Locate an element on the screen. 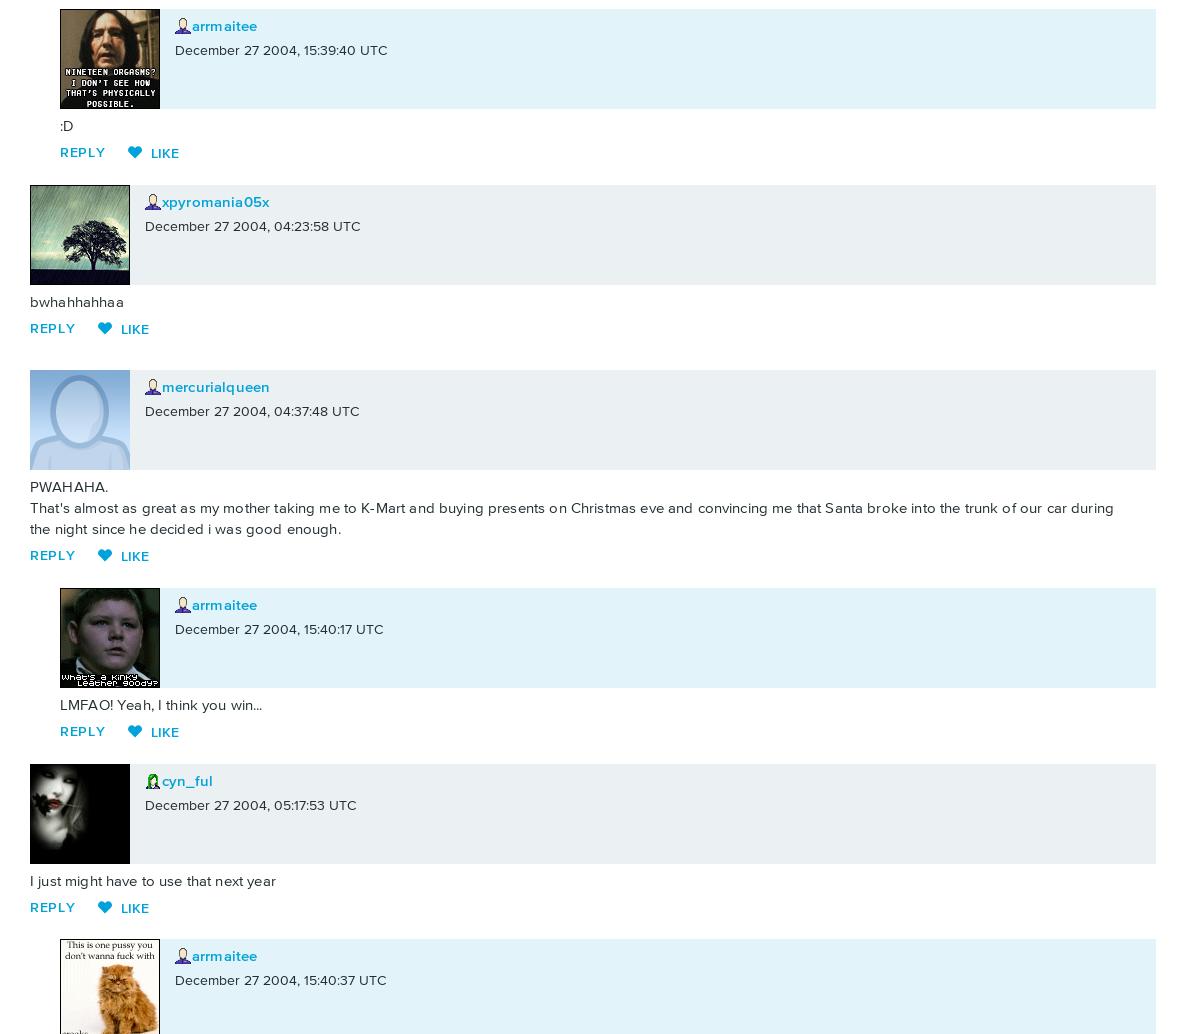 This screenshot has width=1186, height=1034. 'I just might have to use that next year' is located at coordinates (151, 879).